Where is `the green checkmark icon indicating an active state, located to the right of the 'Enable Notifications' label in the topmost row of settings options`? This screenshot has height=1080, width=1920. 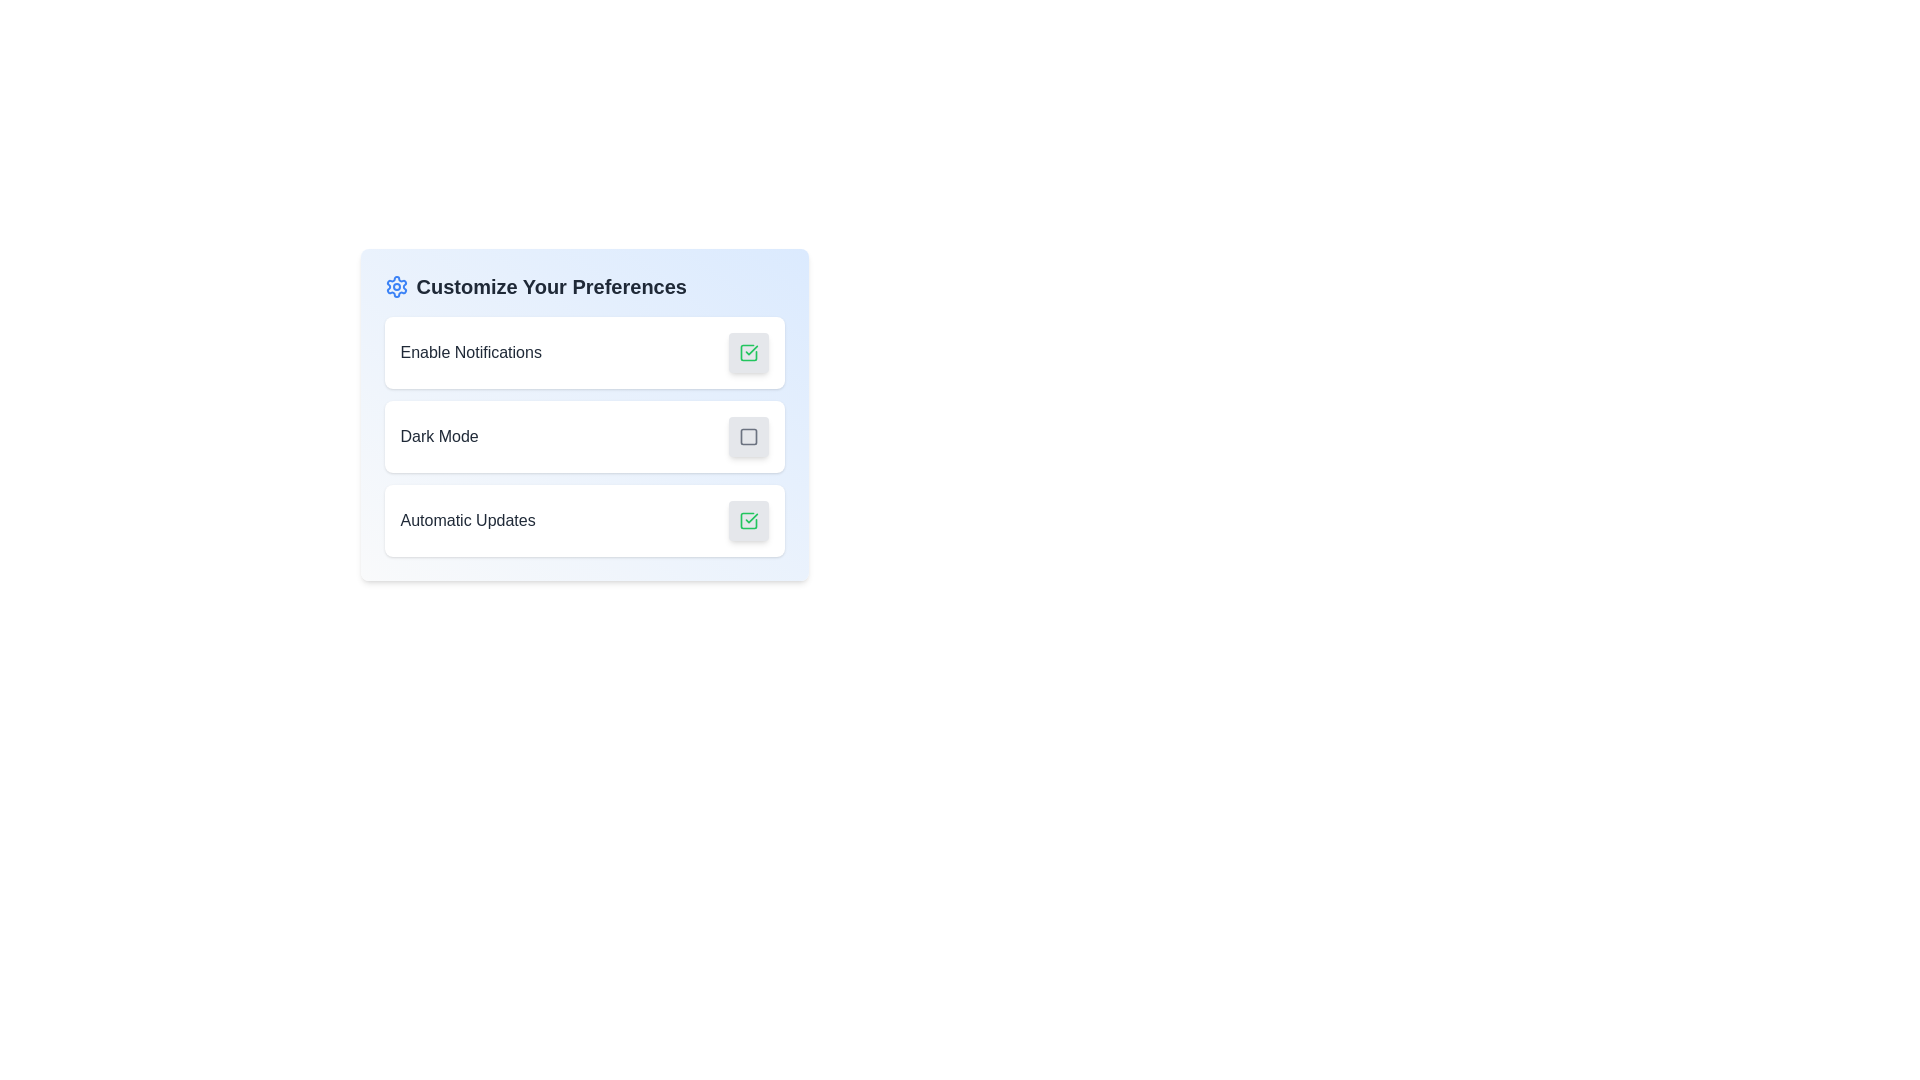
the green checkmark icon indicating an active state, located to the right of the 'Enable Notifications' label in the topmost row of settings options is located at coordinates (747, 352).